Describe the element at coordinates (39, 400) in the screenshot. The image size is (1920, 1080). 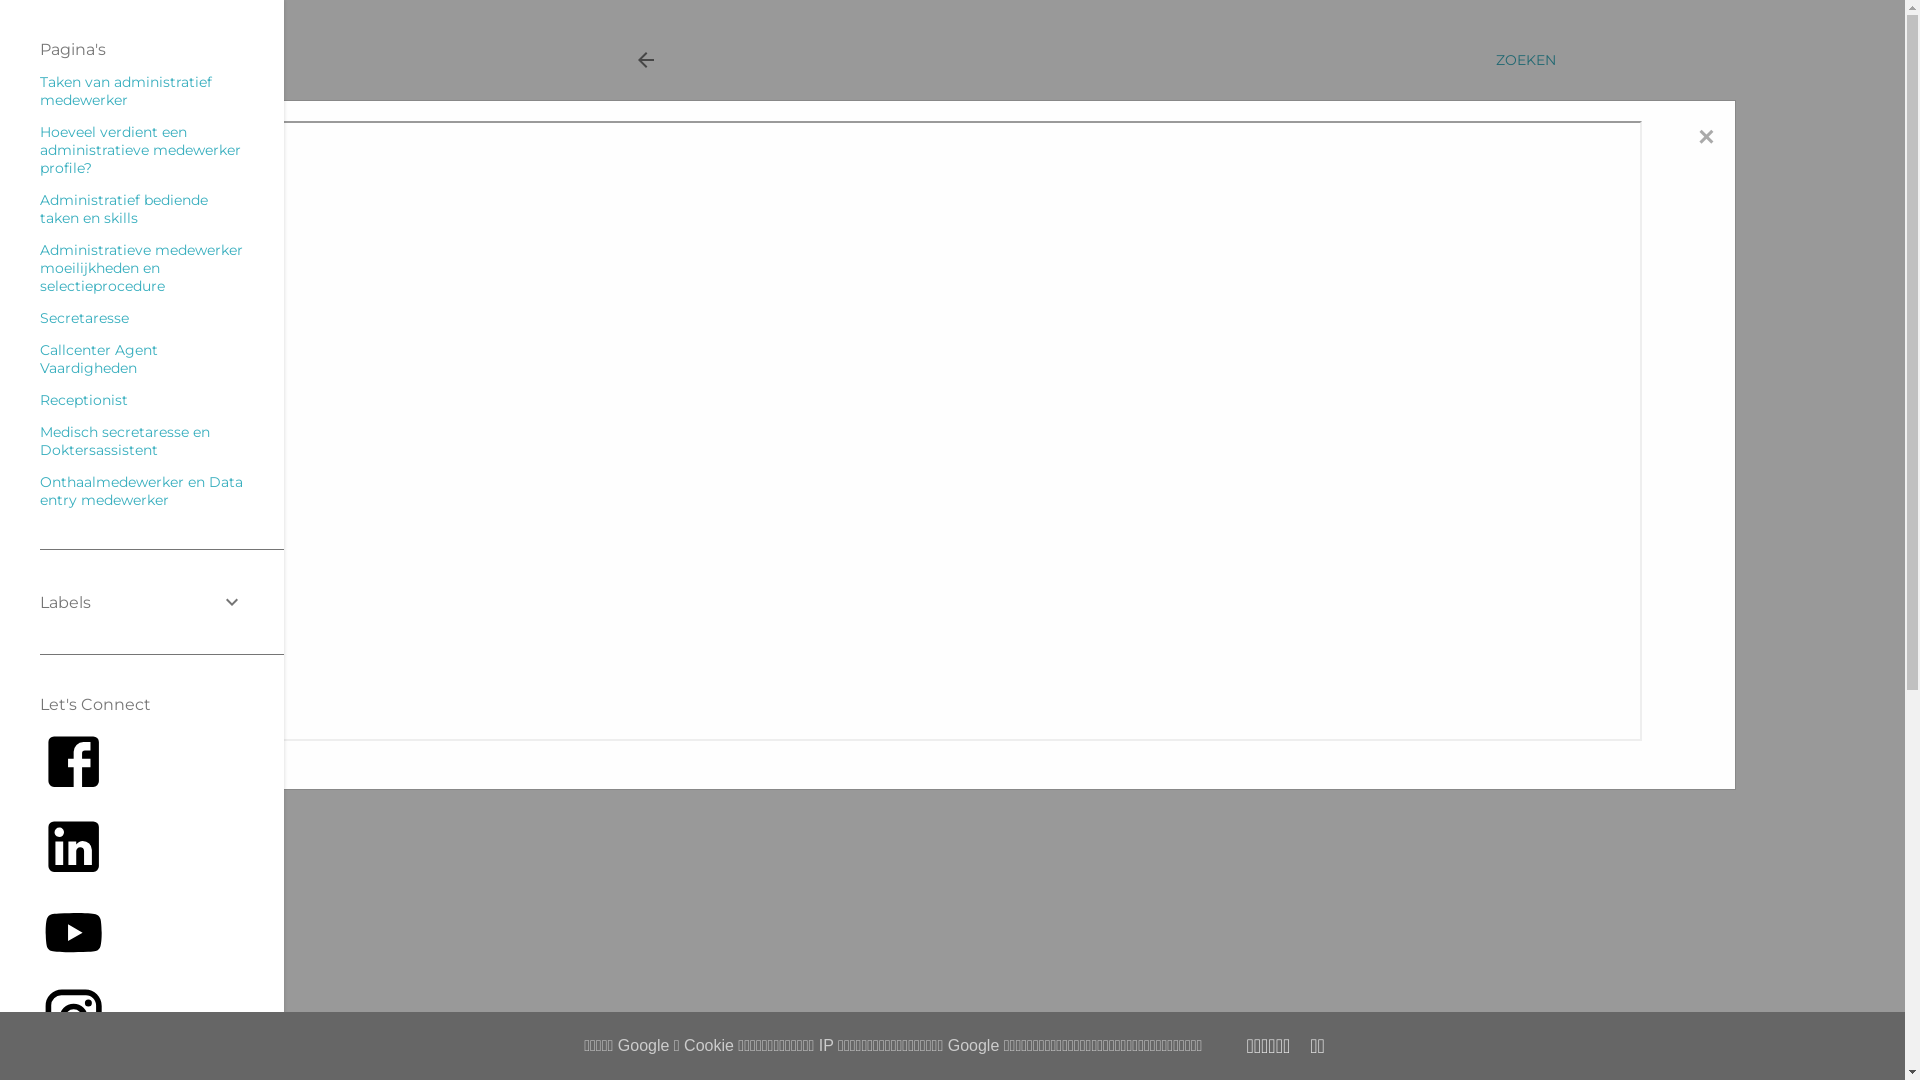
I see `'Receptionist'` at that location.